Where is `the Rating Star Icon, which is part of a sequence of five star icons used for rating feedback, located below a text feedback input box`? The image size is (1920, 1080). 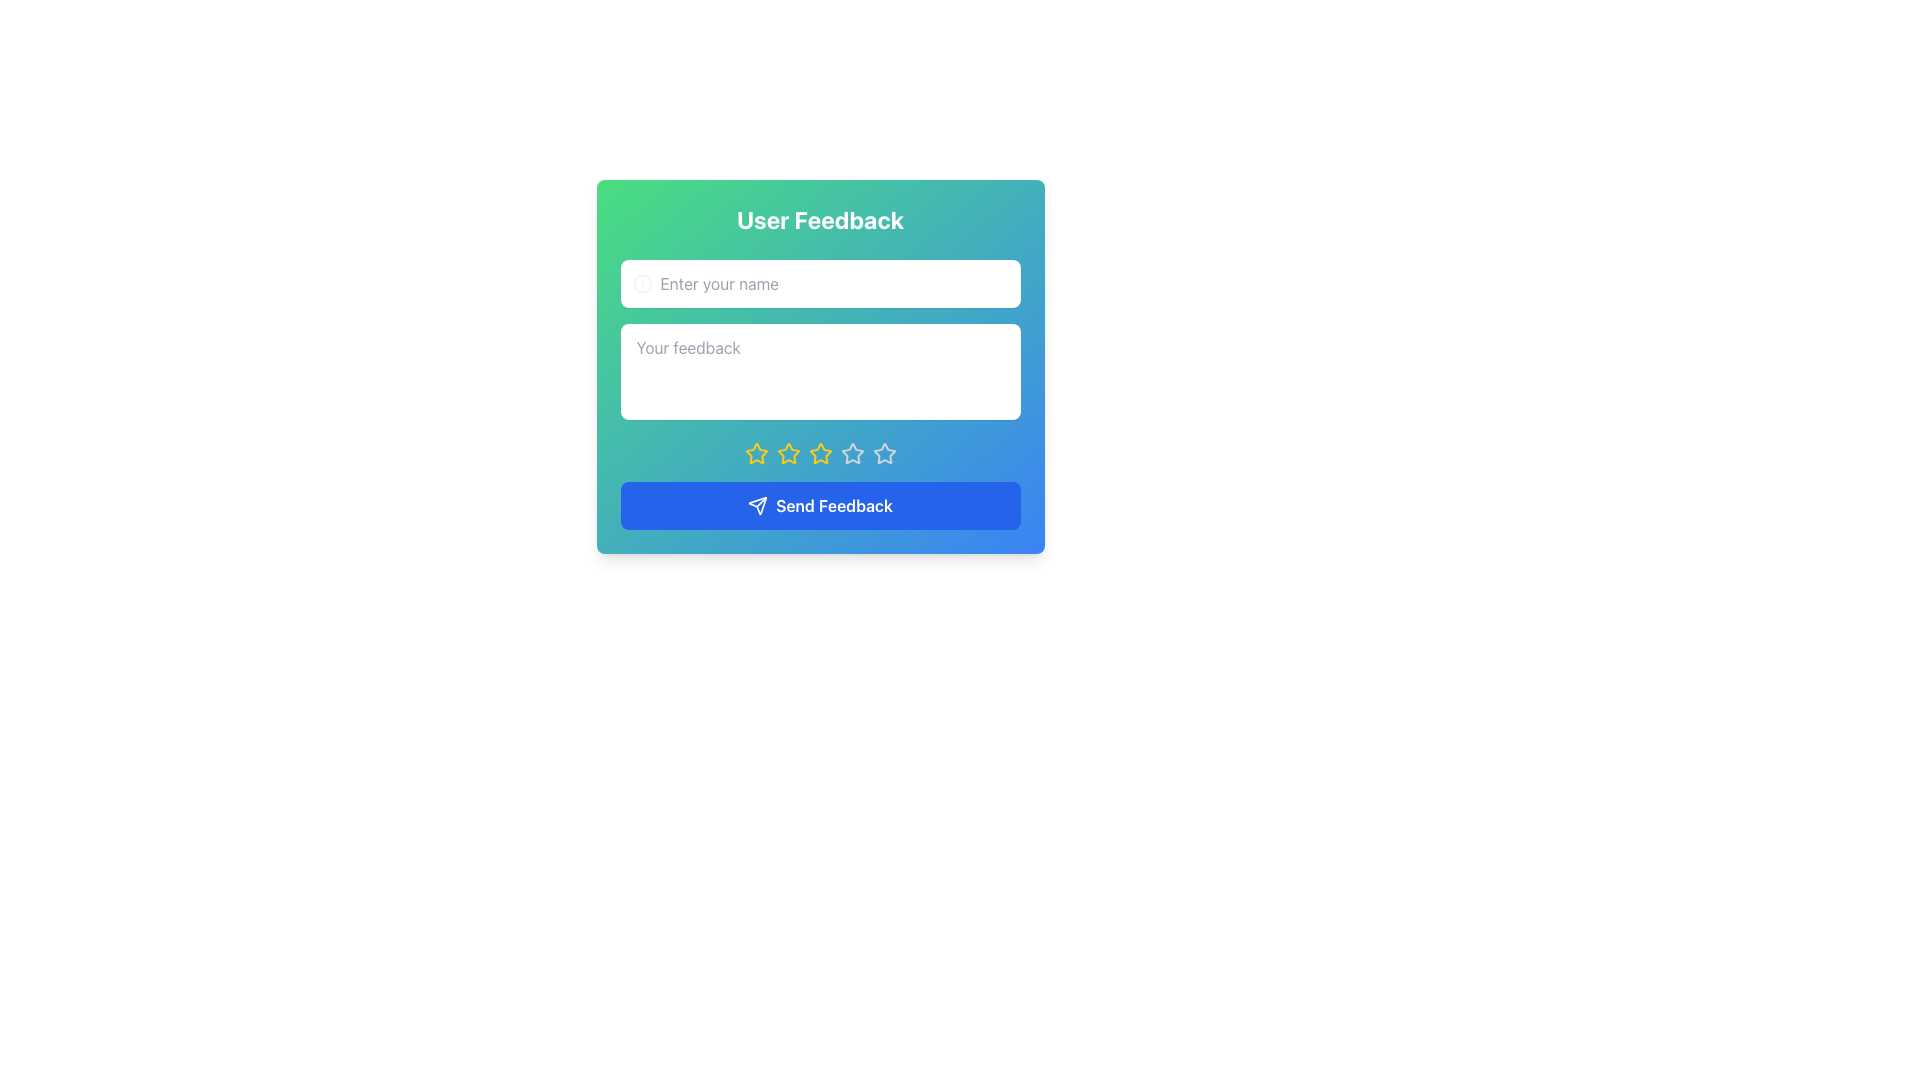 the Rating Star Icon, which is part of a sequence of five star icons used for rating feedback, located below a text feedback input box is located at coordinates (787, 453).